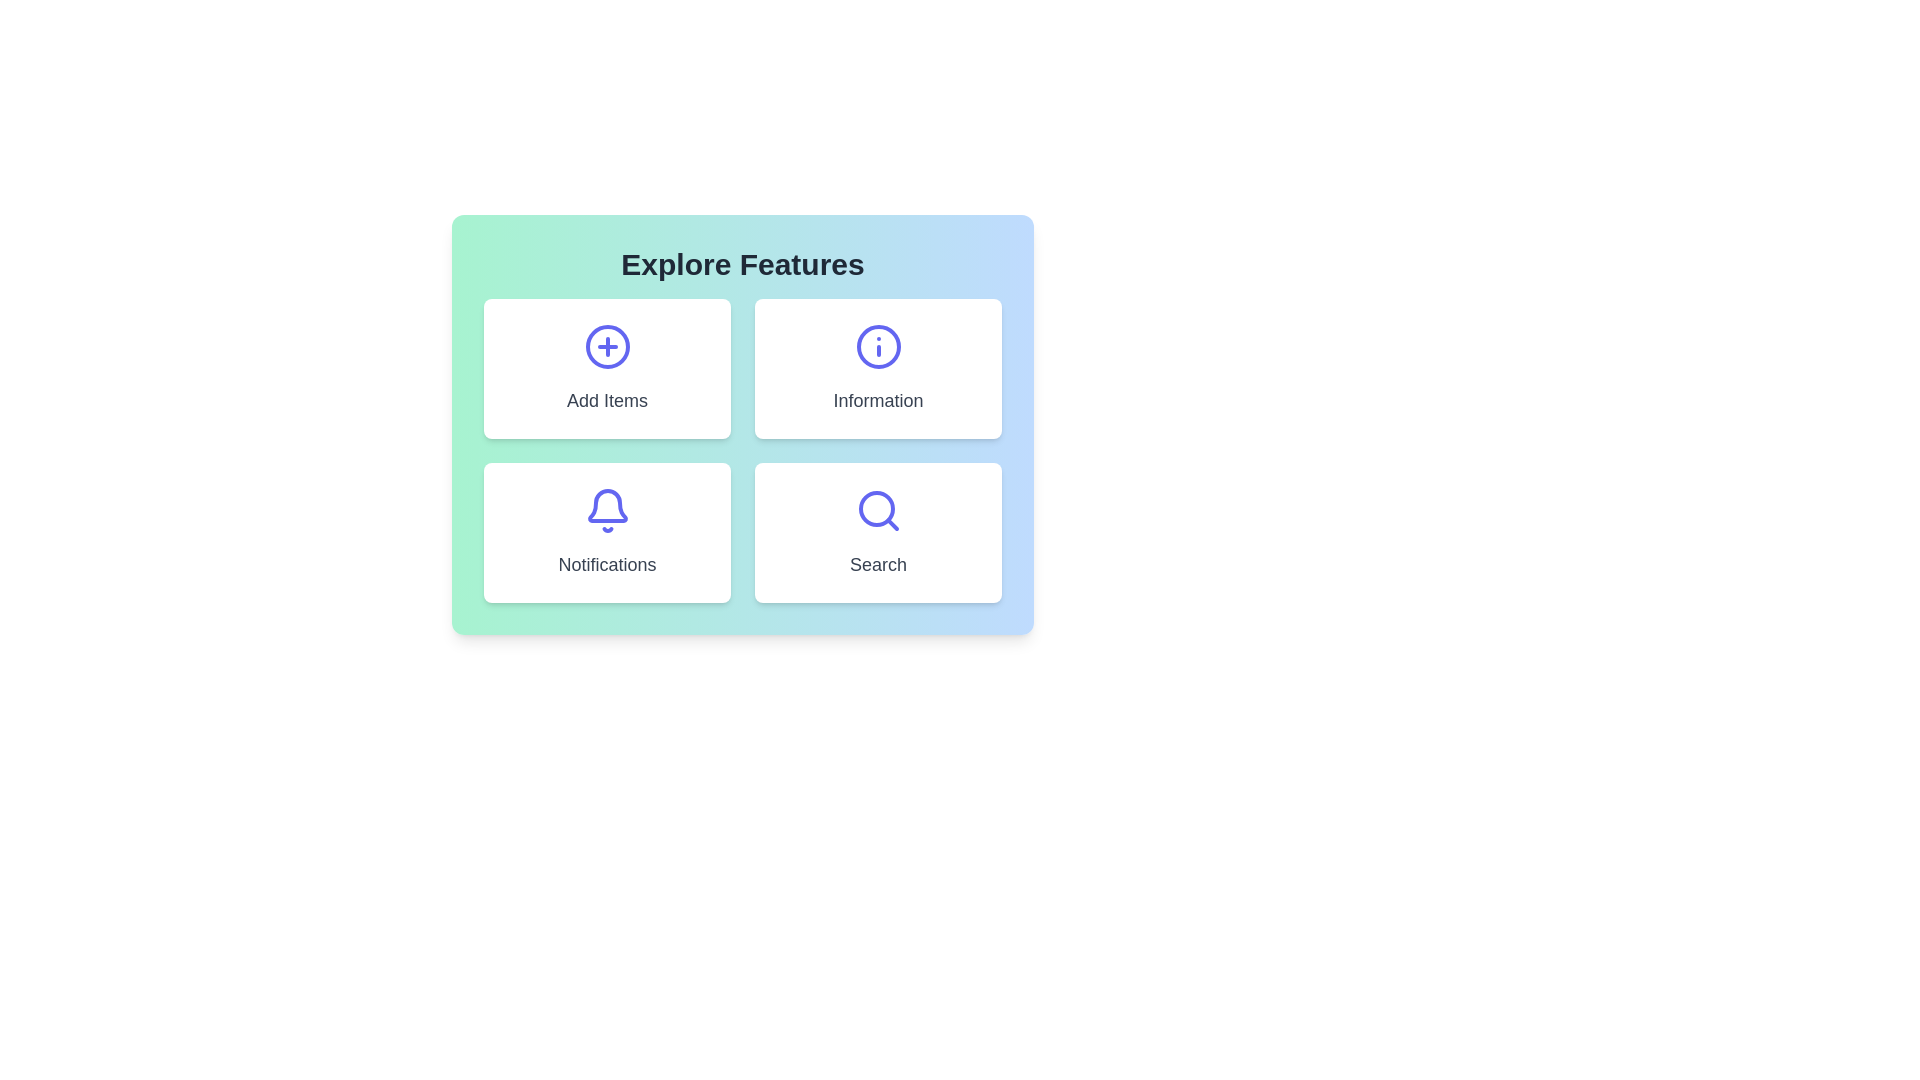 The height and width of the screenshot is (1080, 1920). What do you see at coordinates (878, 564) in the screenshot?
I see `the 'Search' text label which is located at the bottom center of a card with a search icon above it` at bounding box center [878, 564].